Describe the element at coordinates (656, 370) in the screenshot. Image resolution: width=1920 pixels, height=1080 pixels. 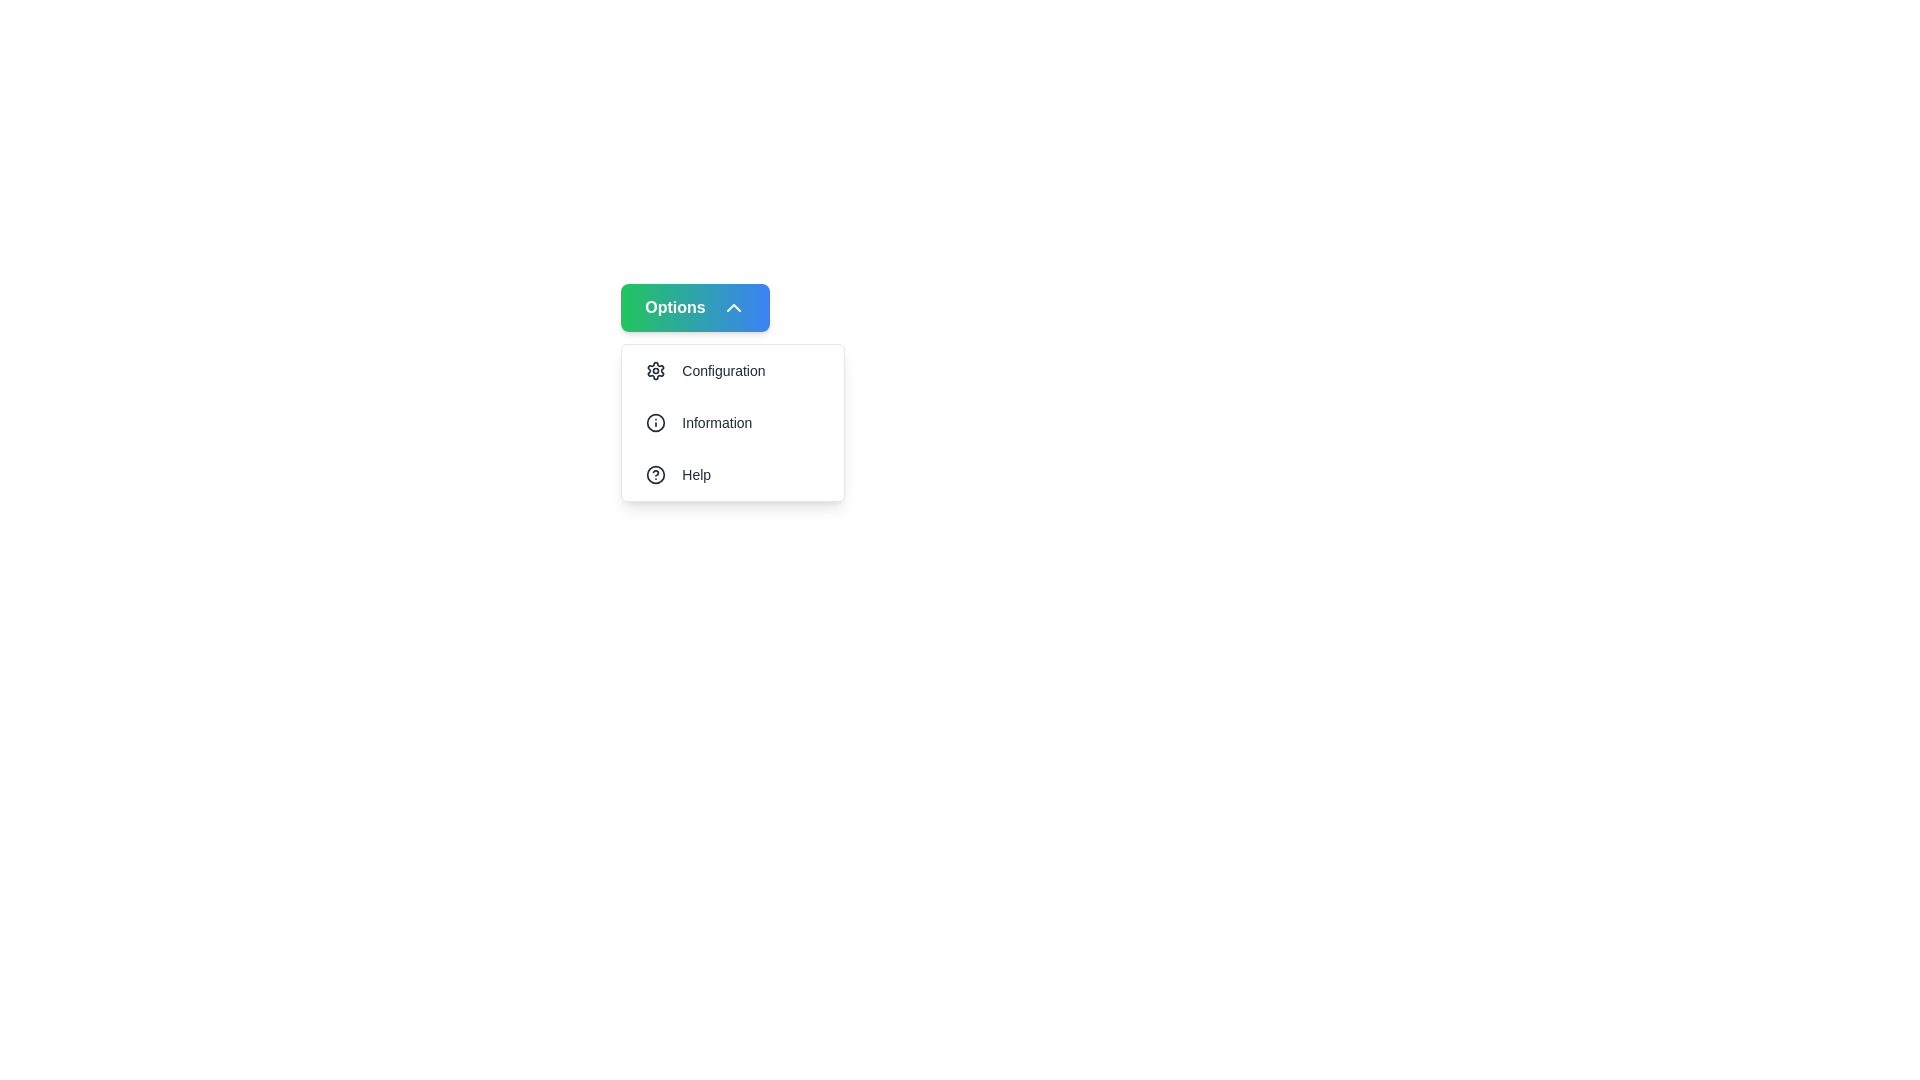
I see `the configuration icon located at the left side of the 'Configuration' text in the dropdown menu under the 'Options' button` at that location.